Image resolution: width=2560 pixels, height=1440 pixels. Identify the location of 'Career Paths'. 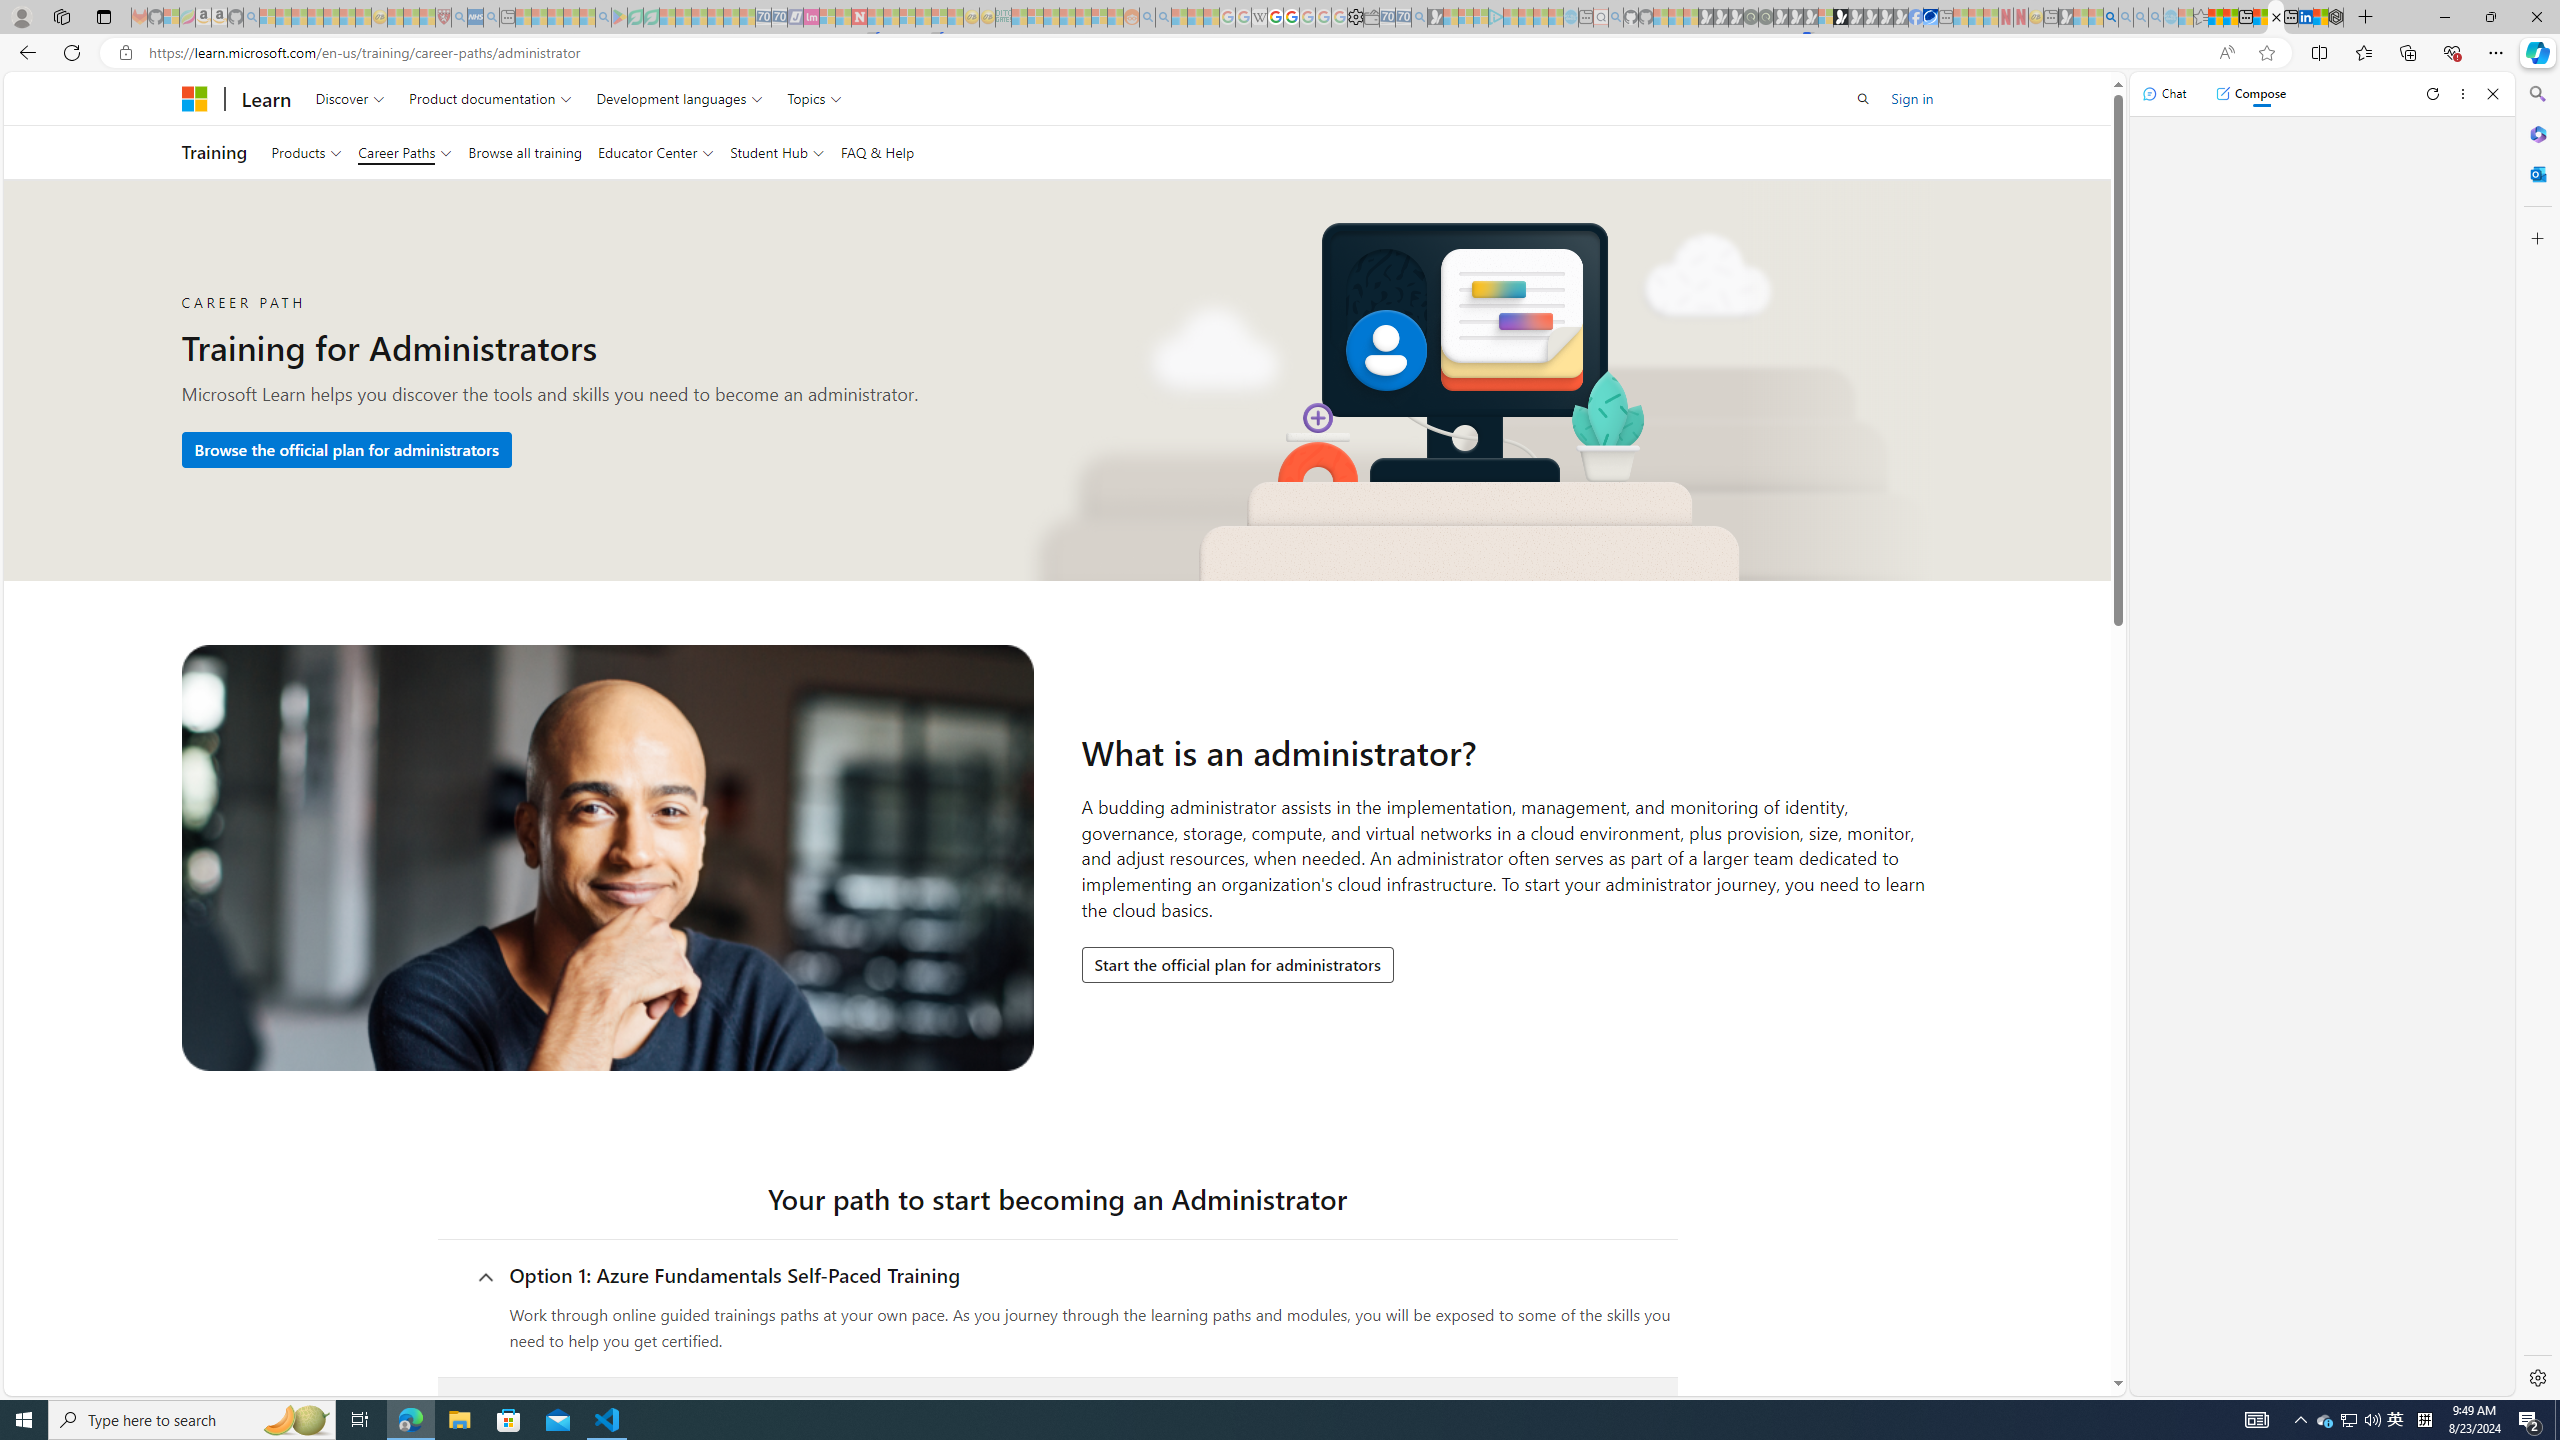
(404, 152).